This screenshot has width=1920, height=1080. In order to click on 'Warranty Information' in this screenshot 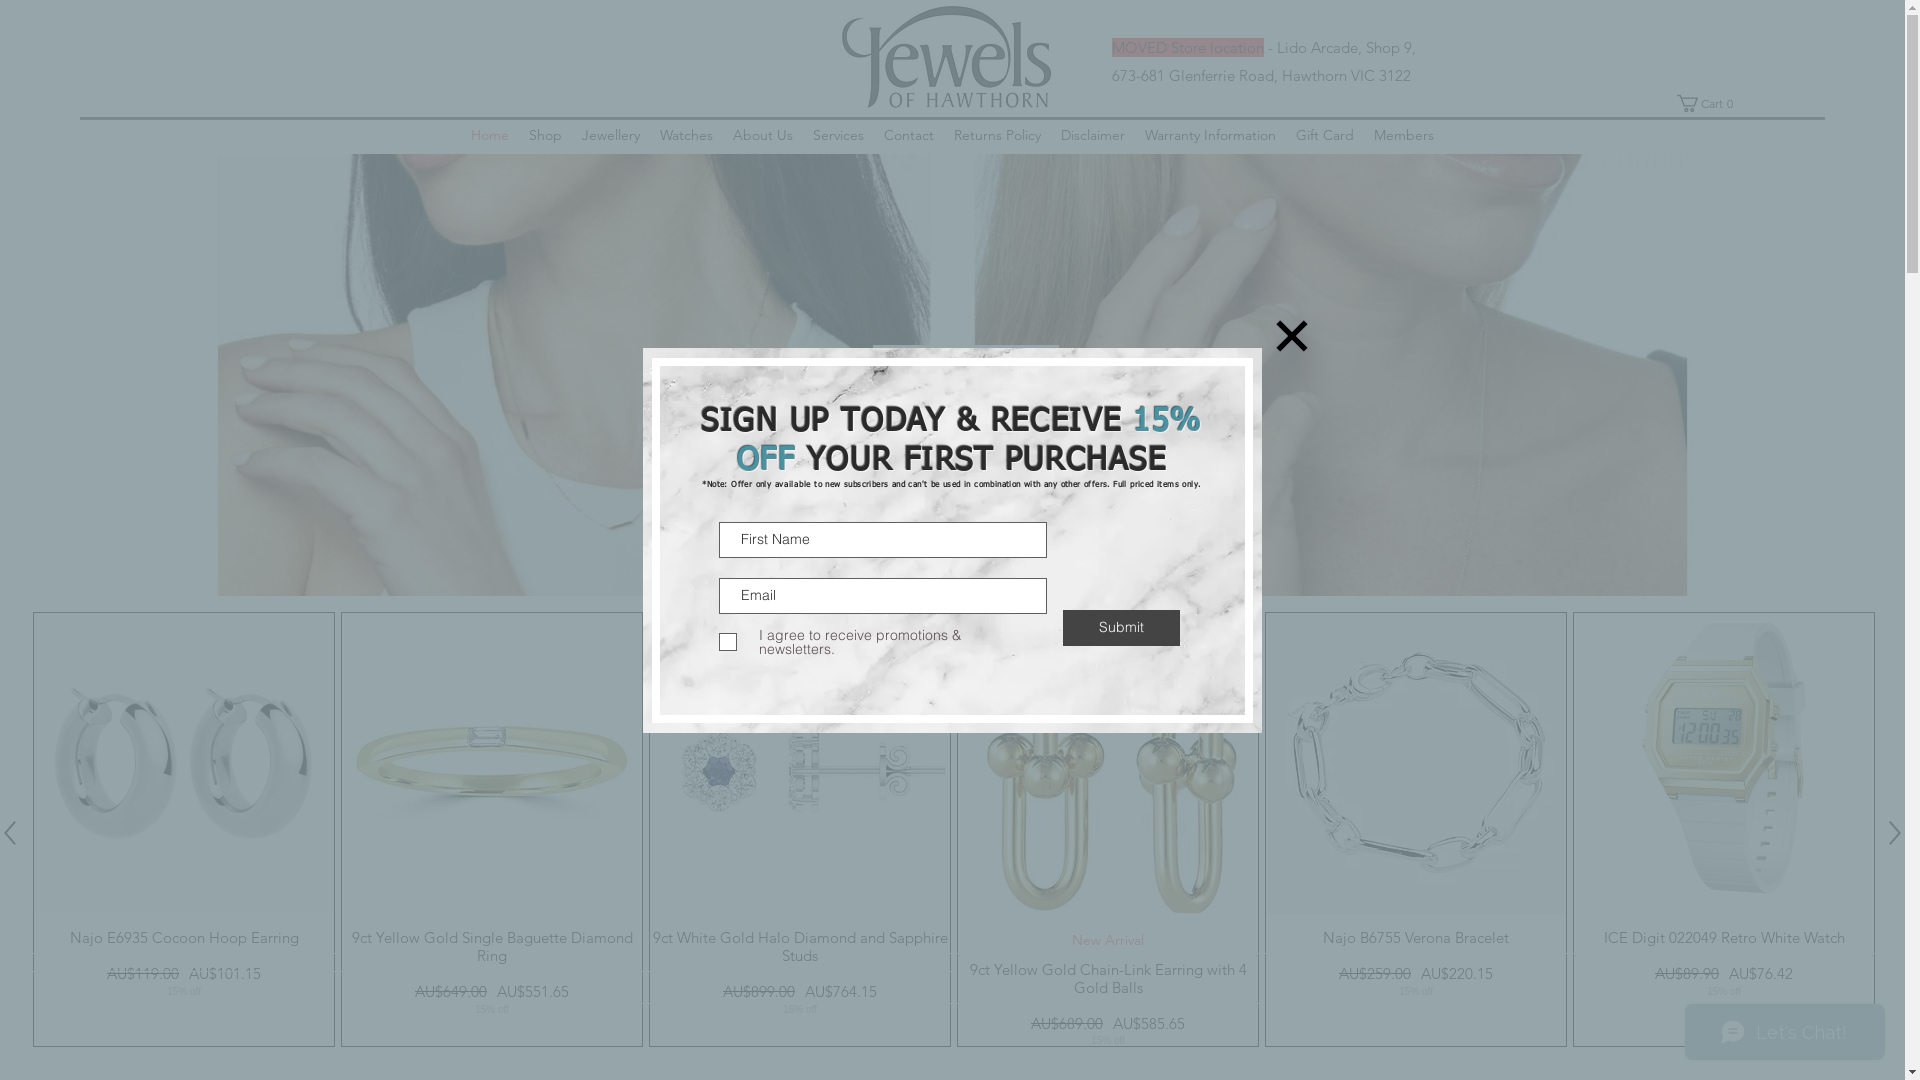, I will do `click(1209, 135)`.